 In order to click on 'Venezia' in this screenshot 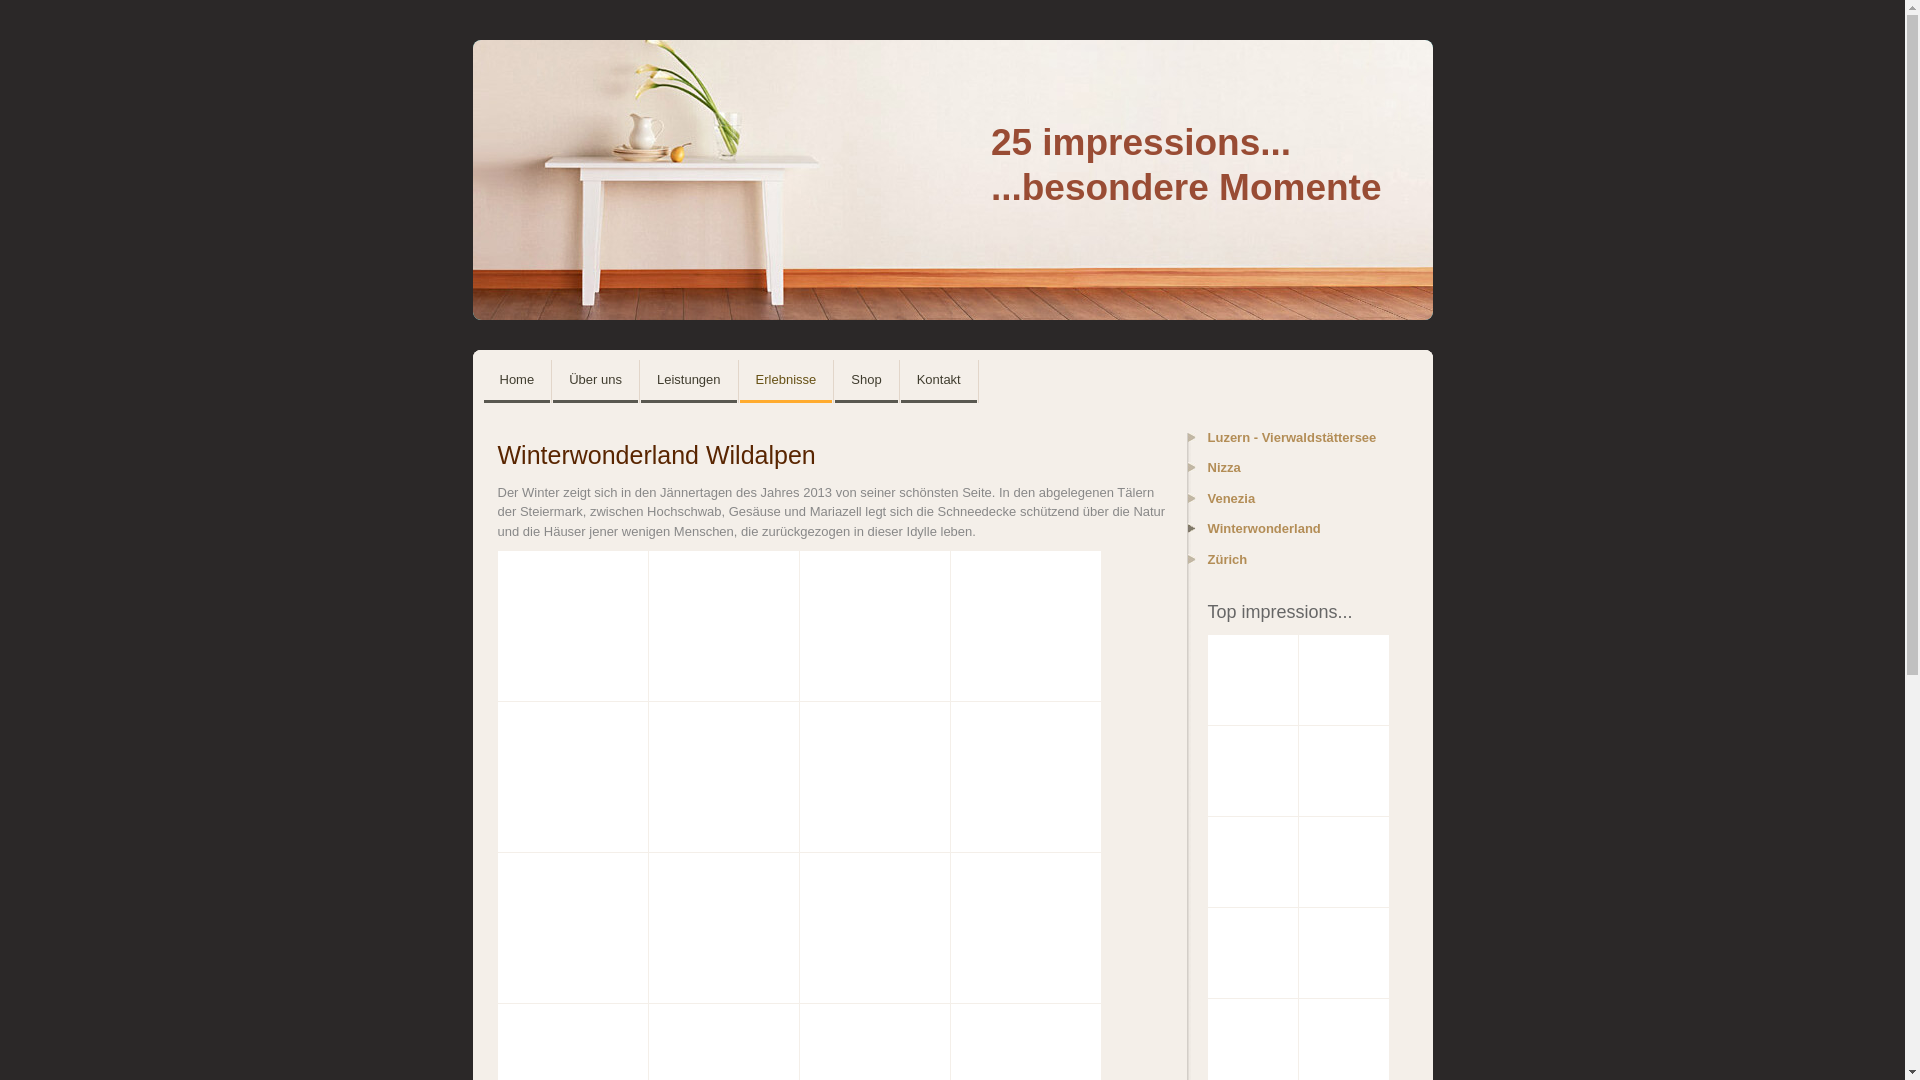, I will do `click(1292, 502)`.